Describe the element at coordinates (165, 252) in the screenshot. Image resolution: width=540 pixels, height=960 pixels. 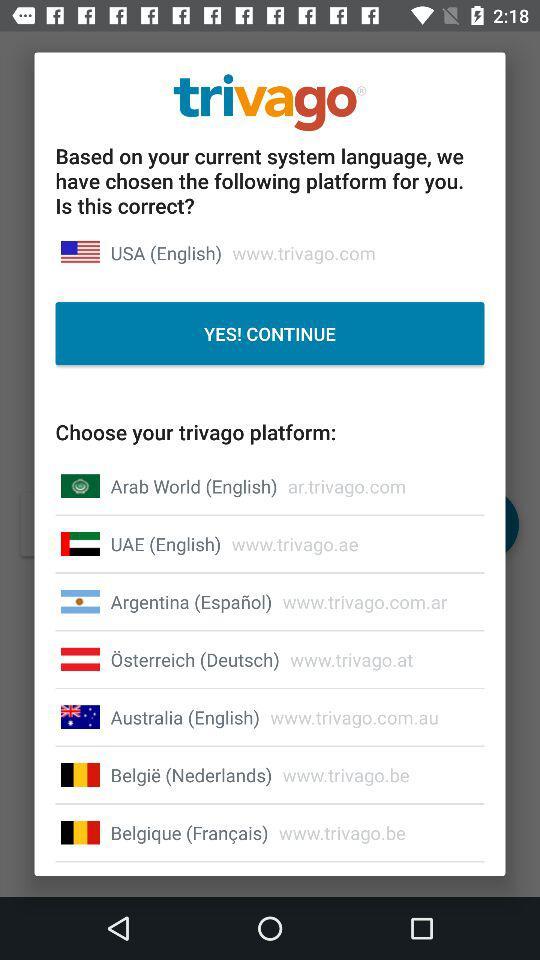
I see `icon to the left of the www.trivago.com icon` at that location.